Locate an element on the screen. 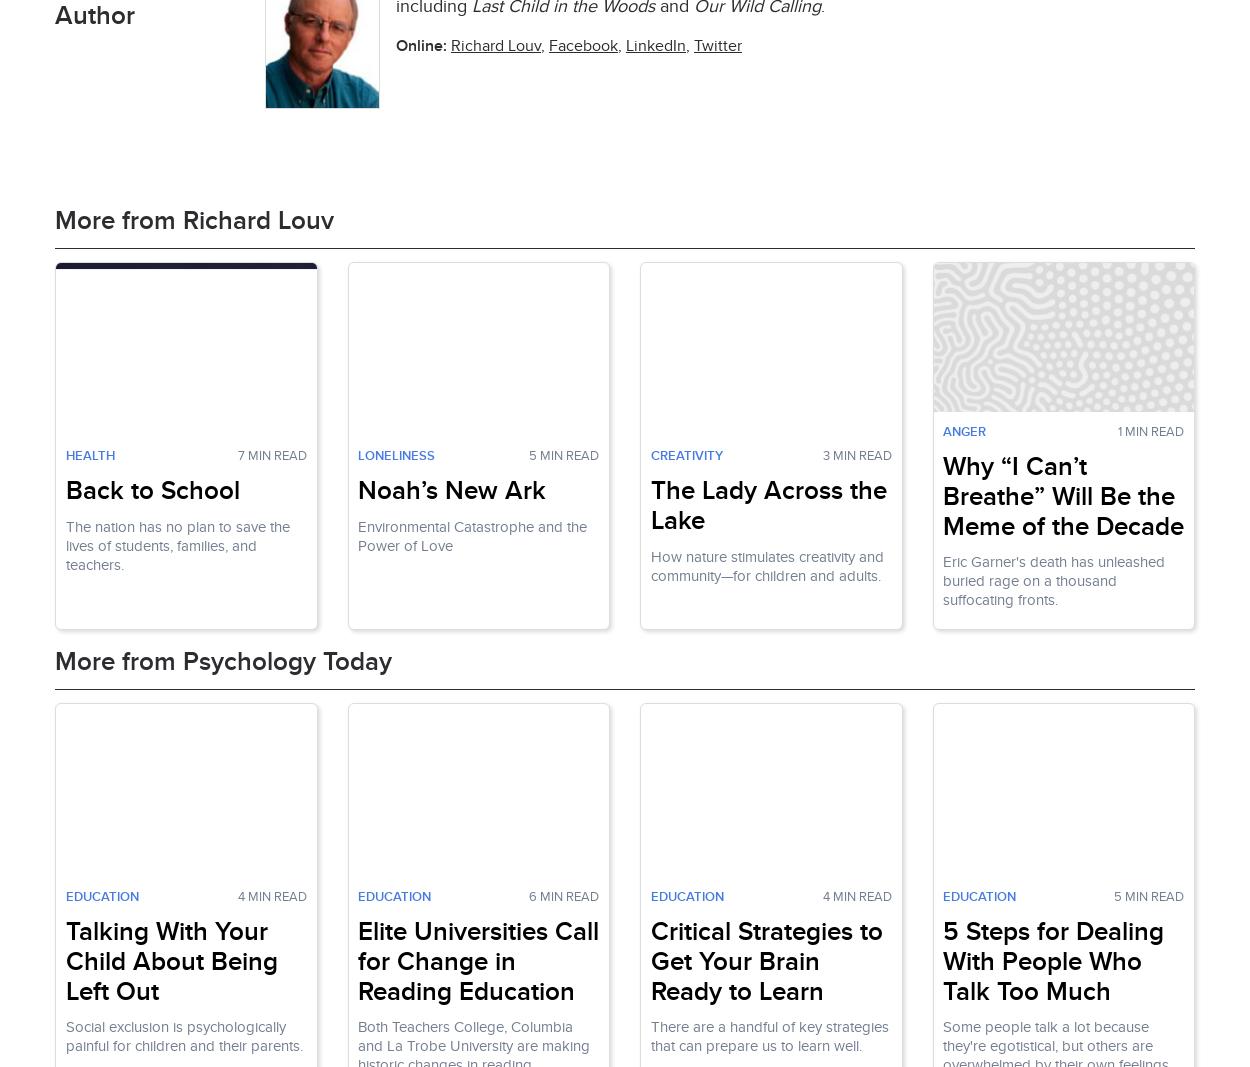 The image size is (1250, 1067). 'Creativity' is located at coordinates (650, 454).